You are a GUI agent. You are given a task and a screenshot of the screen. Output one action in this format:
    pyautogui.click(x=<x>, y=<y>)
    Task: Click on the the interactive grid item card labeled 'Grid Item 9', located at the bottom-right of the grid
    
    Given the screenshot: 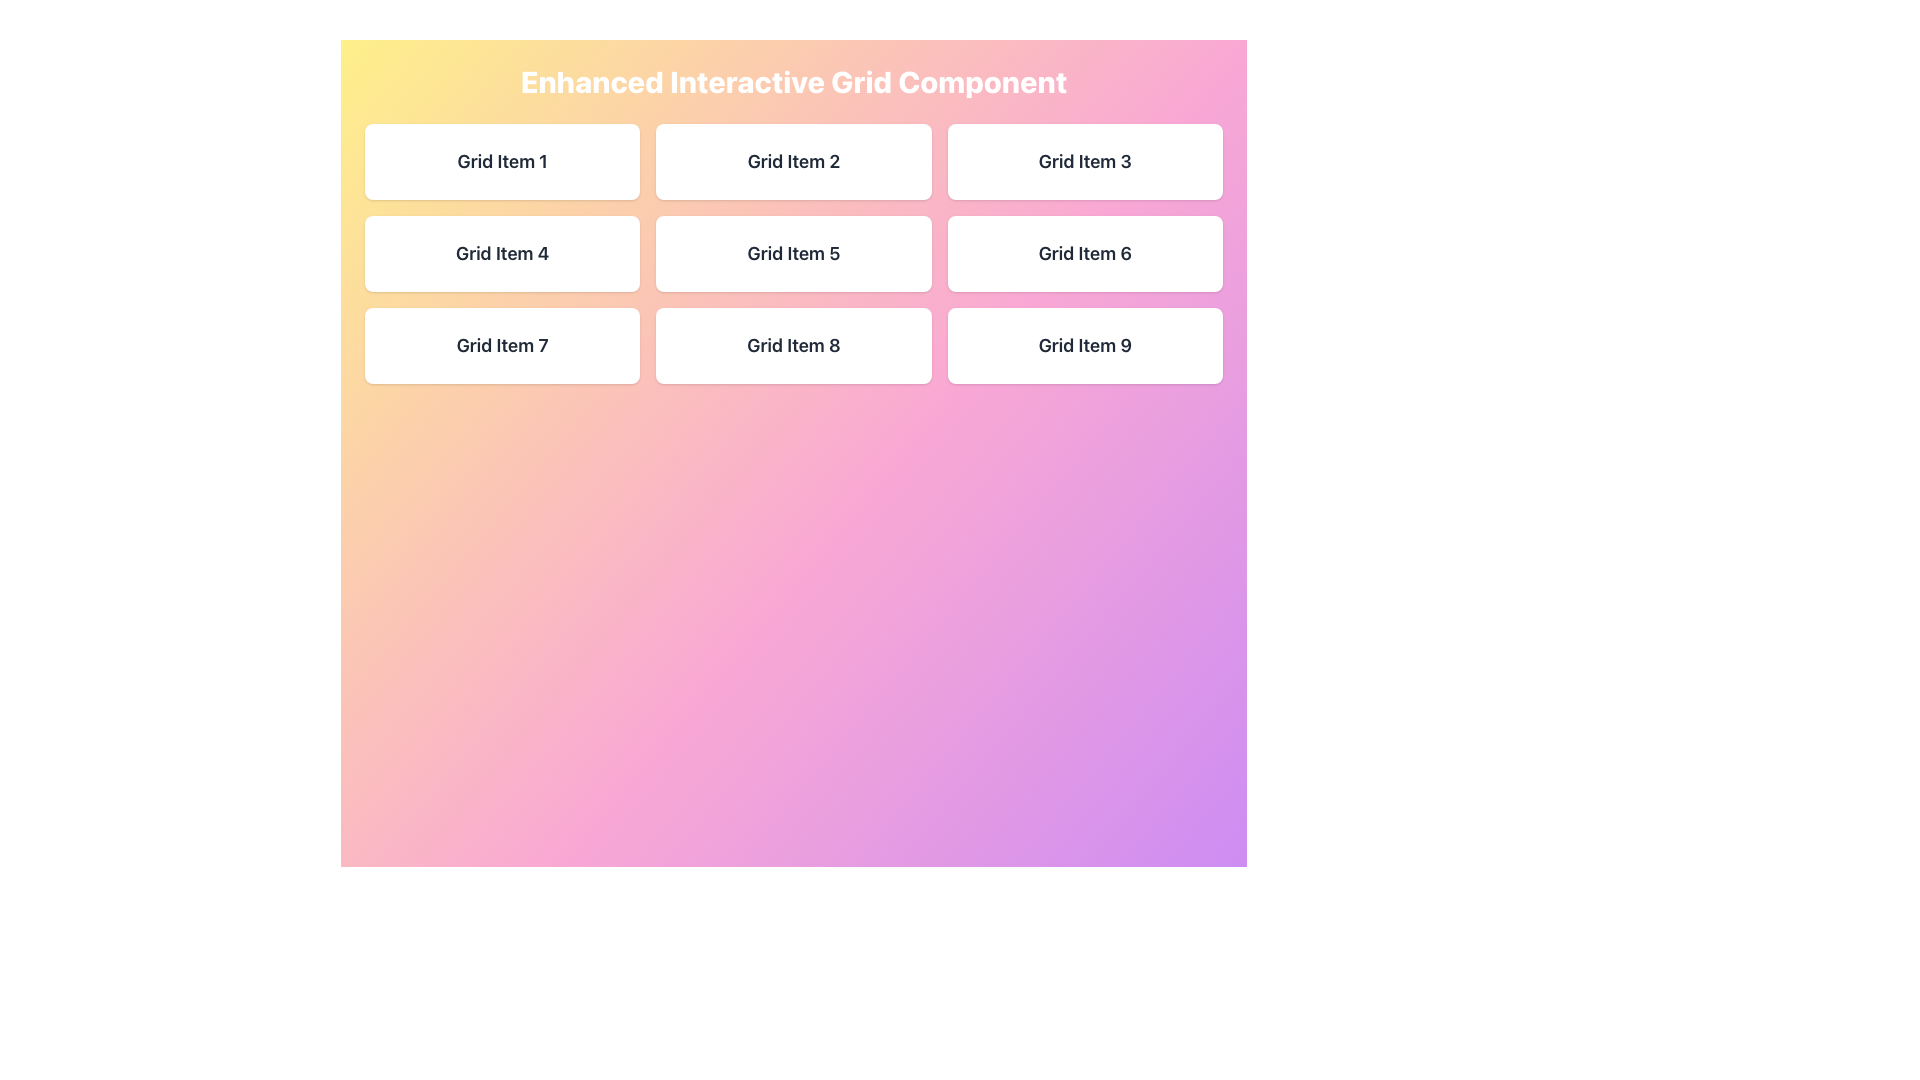 What is the action you would take?
    pyautogui.click(x=1084, y=345)
    